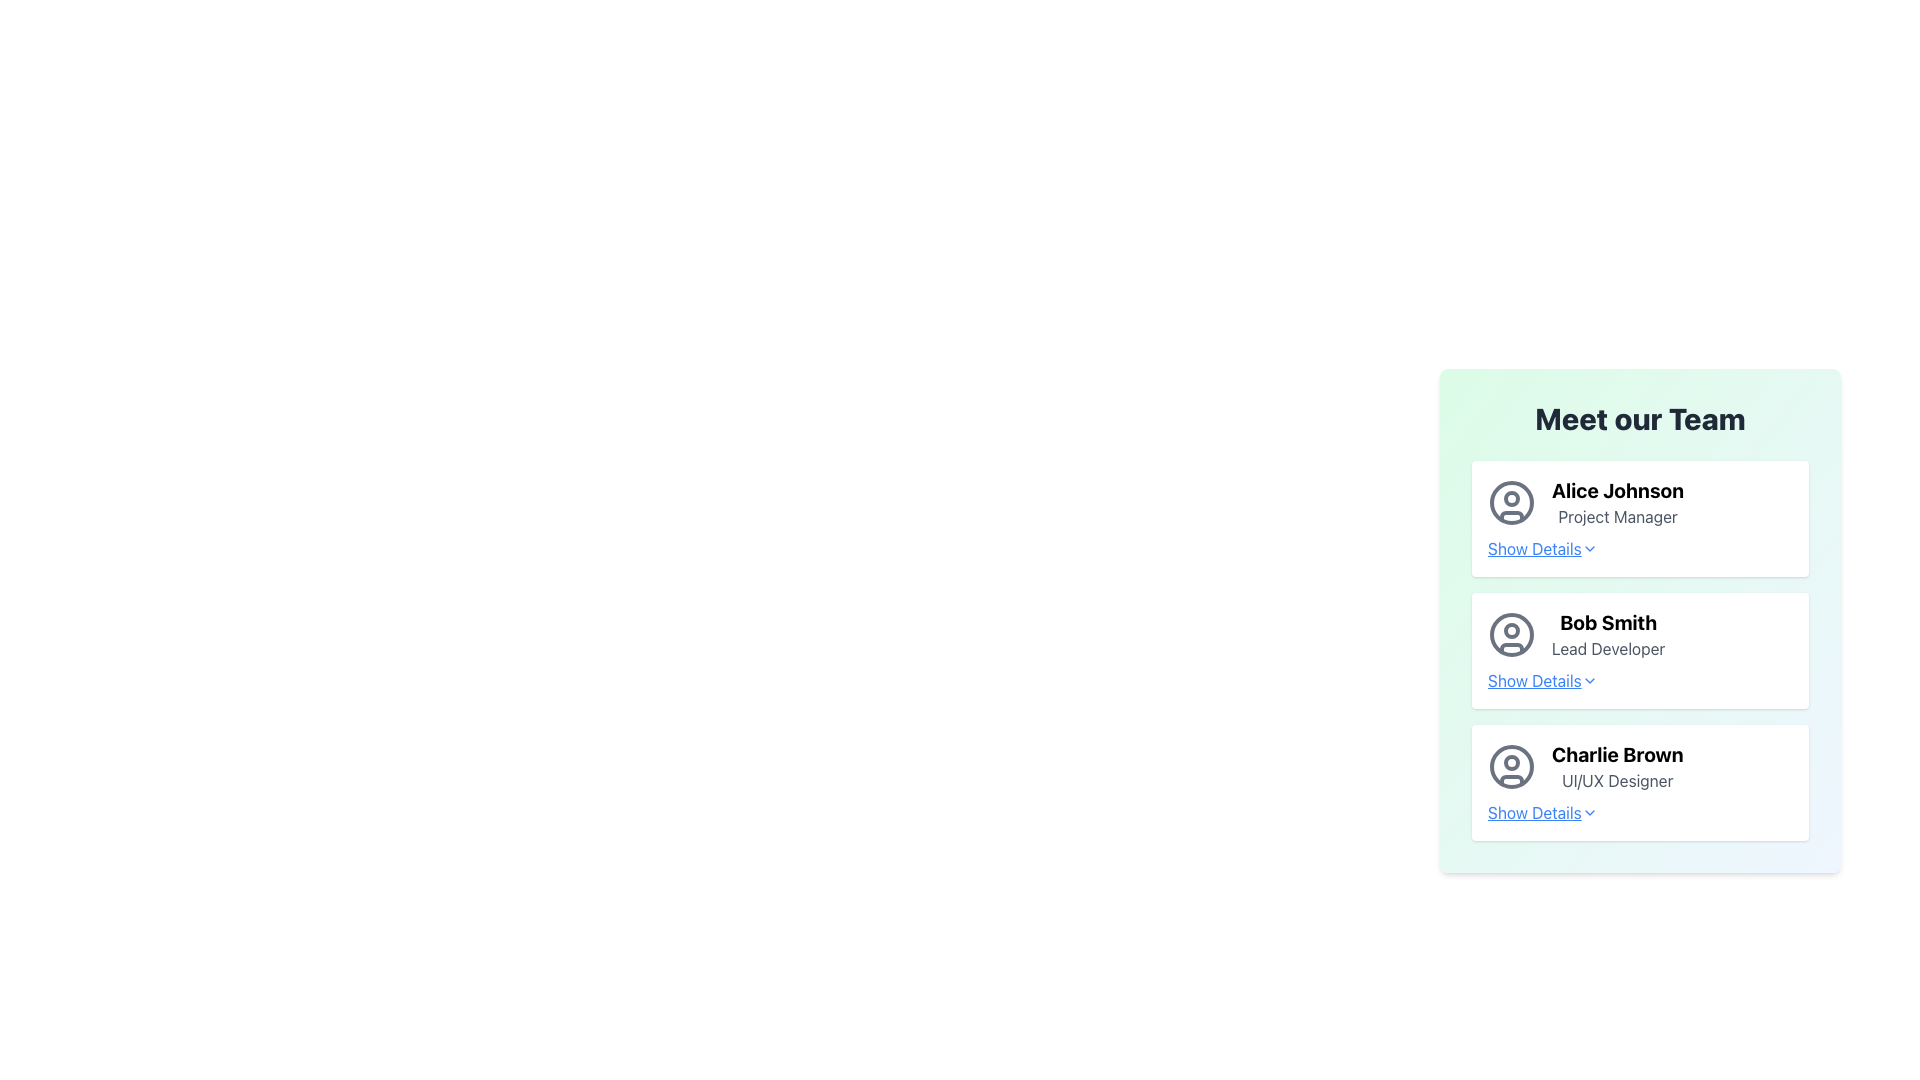  Describe the element at coordinates (1588, 813) in the screenshot. I see `the downward-facing chevron icon next to the text 'Show Details' for the team member 'Charlie Brown'` at that location.